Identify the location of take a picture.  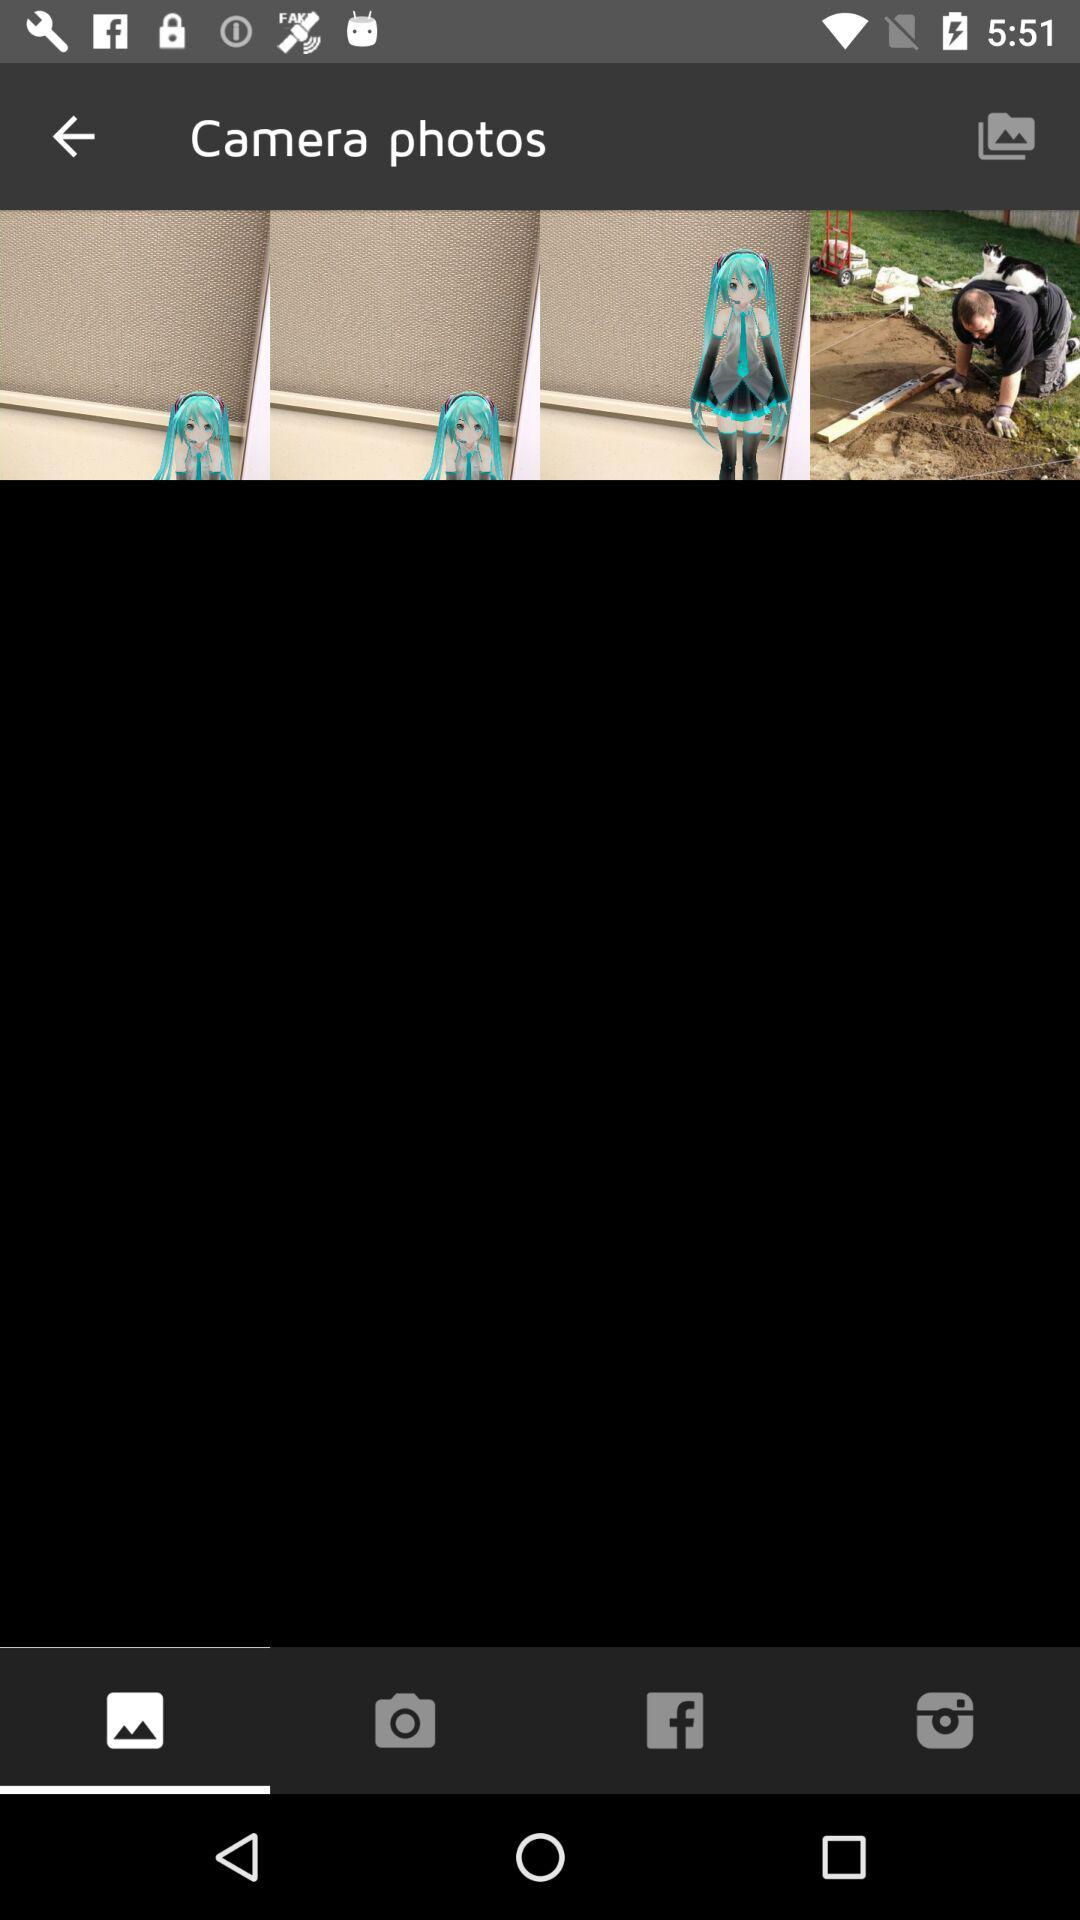
(405, 1719).